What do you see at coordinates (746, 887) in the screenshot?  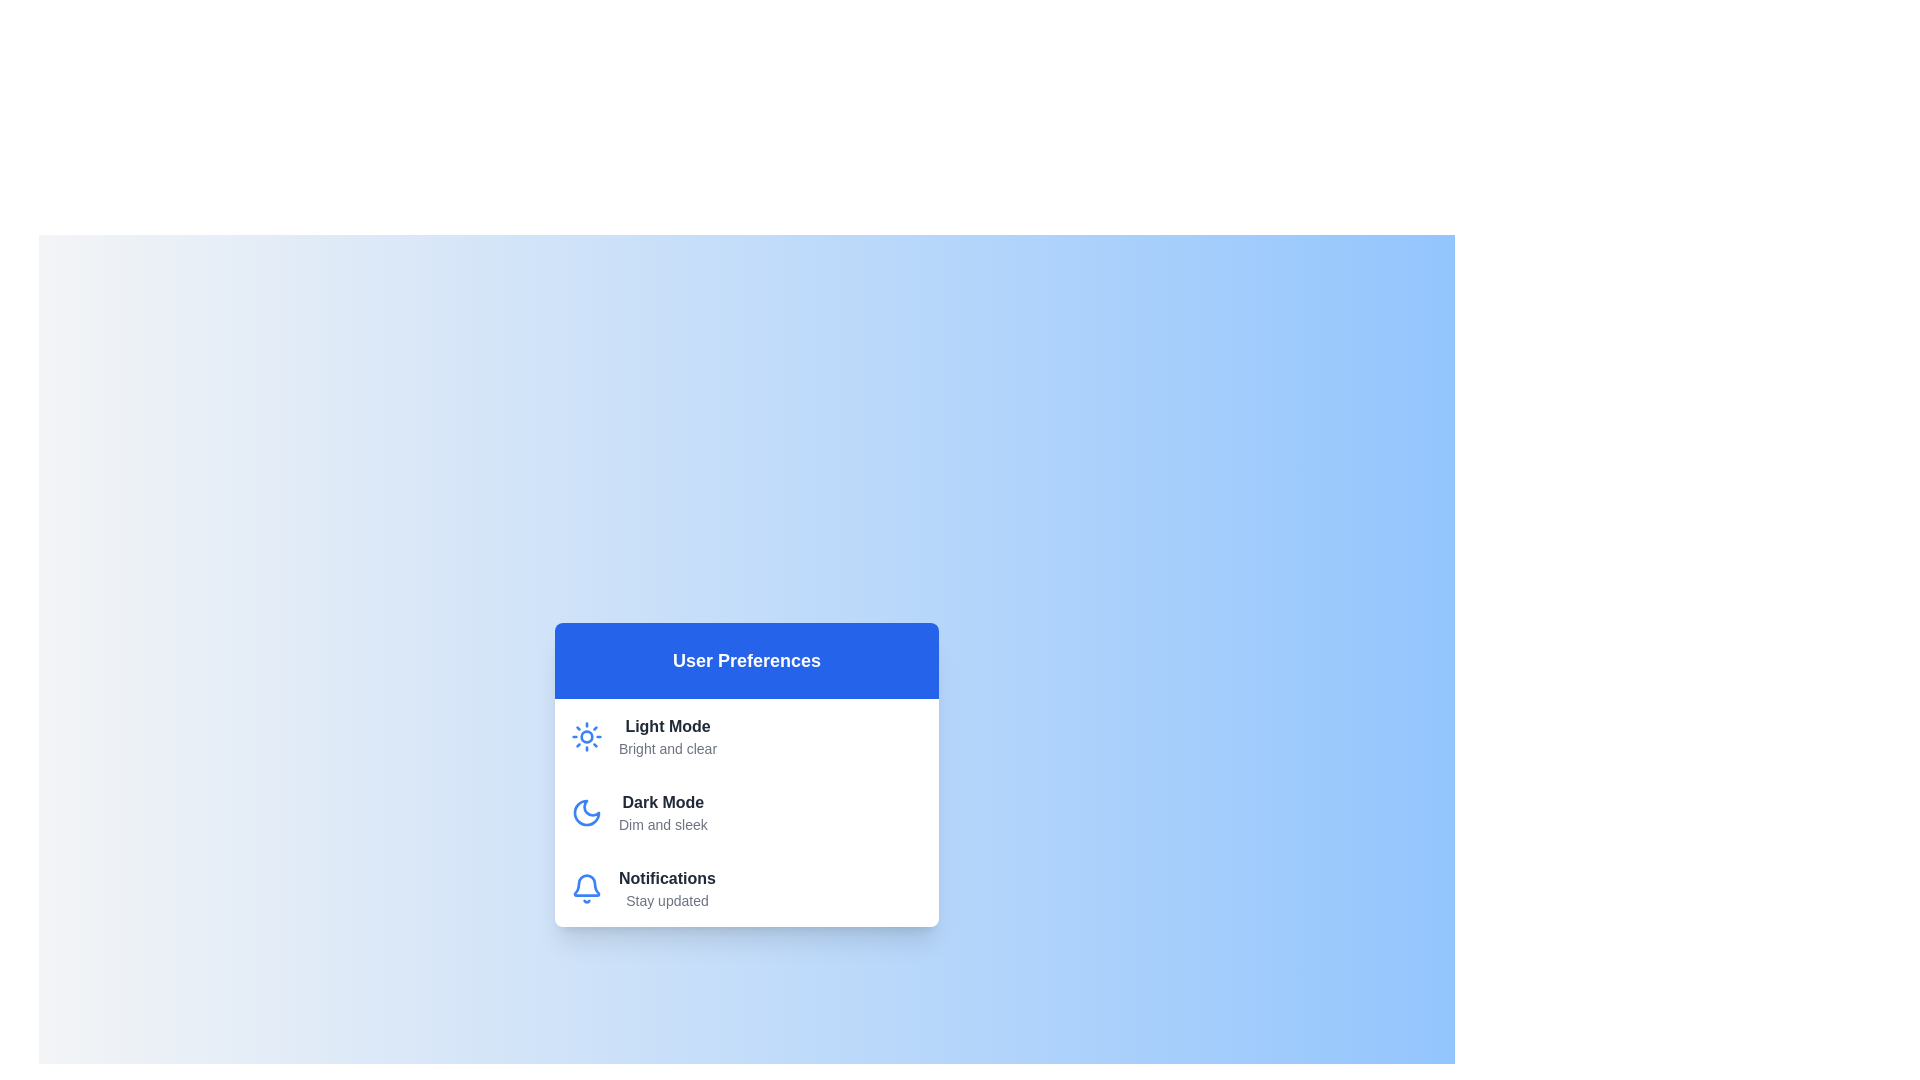 I see `the theme Notifications to observe the hover effect` at bounding box center [746, 887].